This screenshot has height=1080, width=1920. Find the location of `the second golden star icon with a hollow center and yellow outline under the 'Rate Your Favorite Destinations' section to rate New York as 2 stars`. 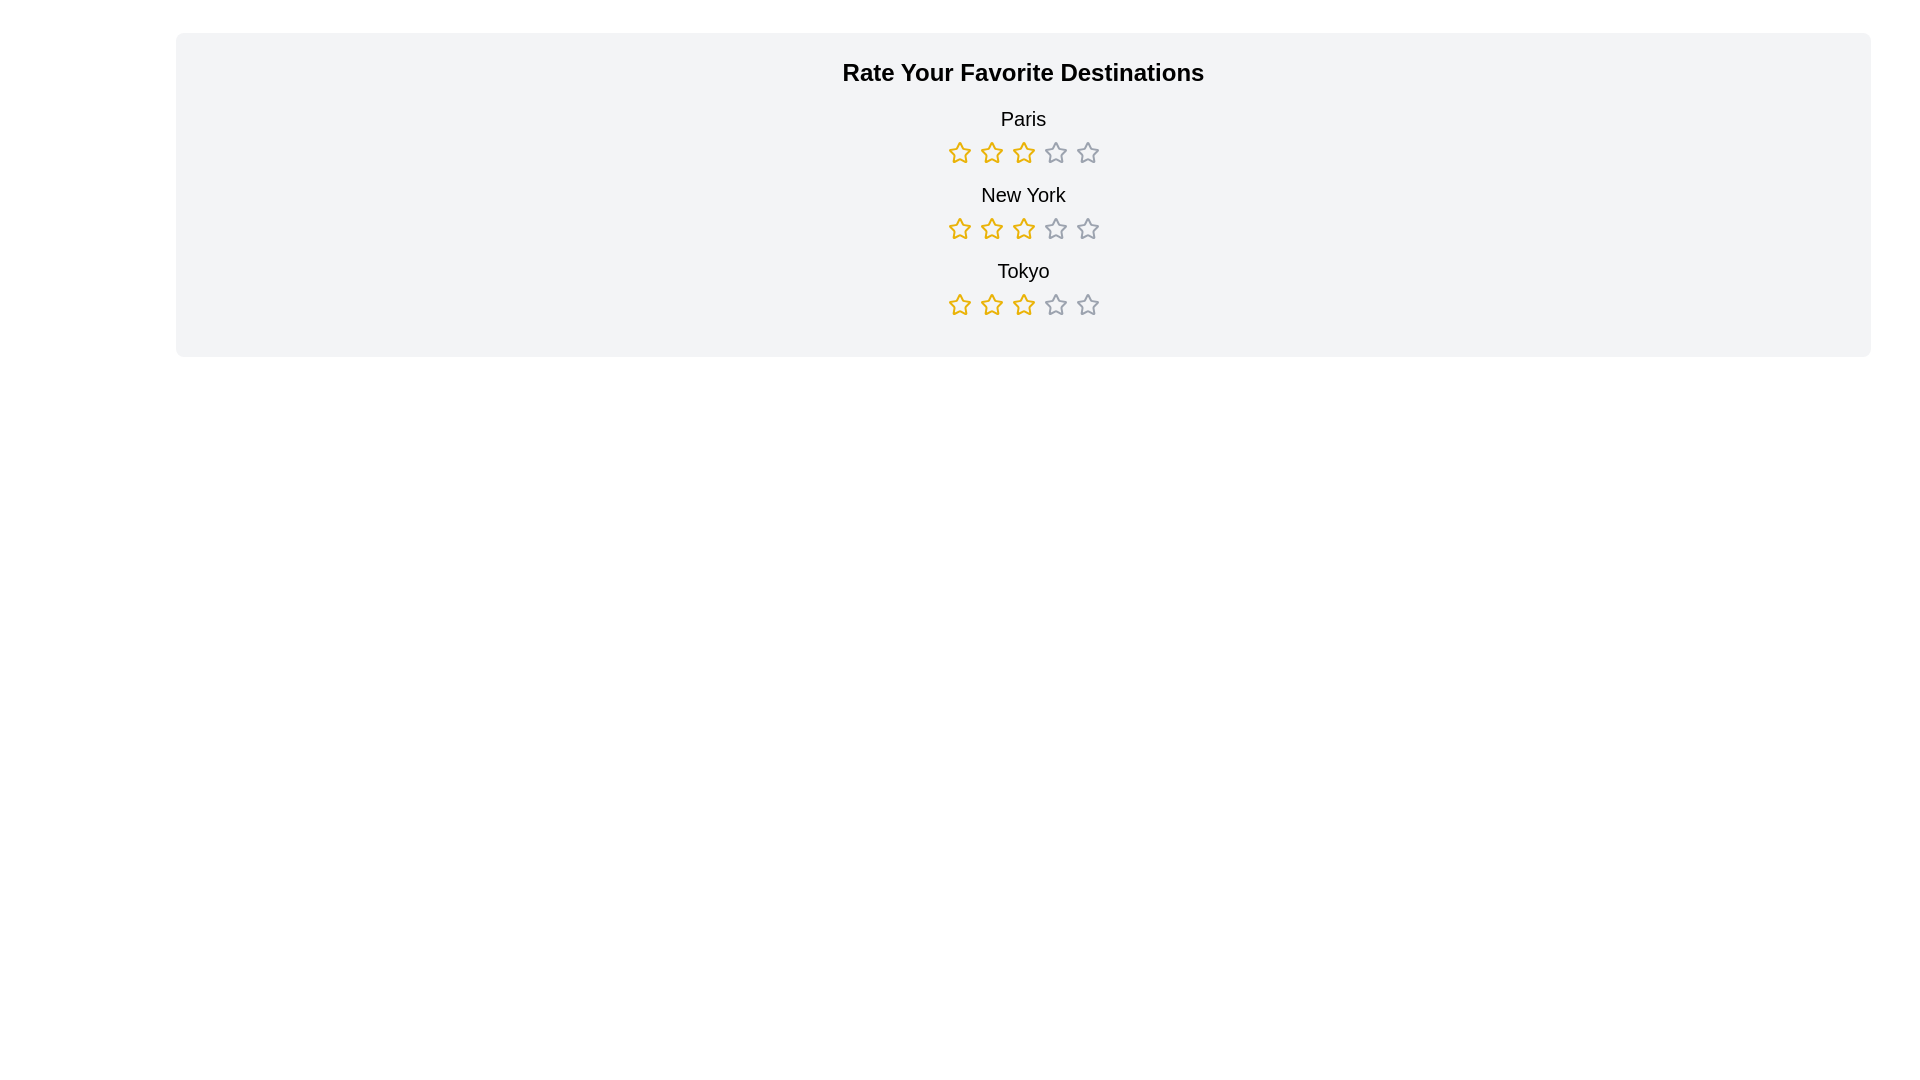

the second golden star icon with a hollow center and yellow outline under the 'Rate Your Favorite Destinations' section to rate New York as 2 stars is located at coordinates (990, 226).